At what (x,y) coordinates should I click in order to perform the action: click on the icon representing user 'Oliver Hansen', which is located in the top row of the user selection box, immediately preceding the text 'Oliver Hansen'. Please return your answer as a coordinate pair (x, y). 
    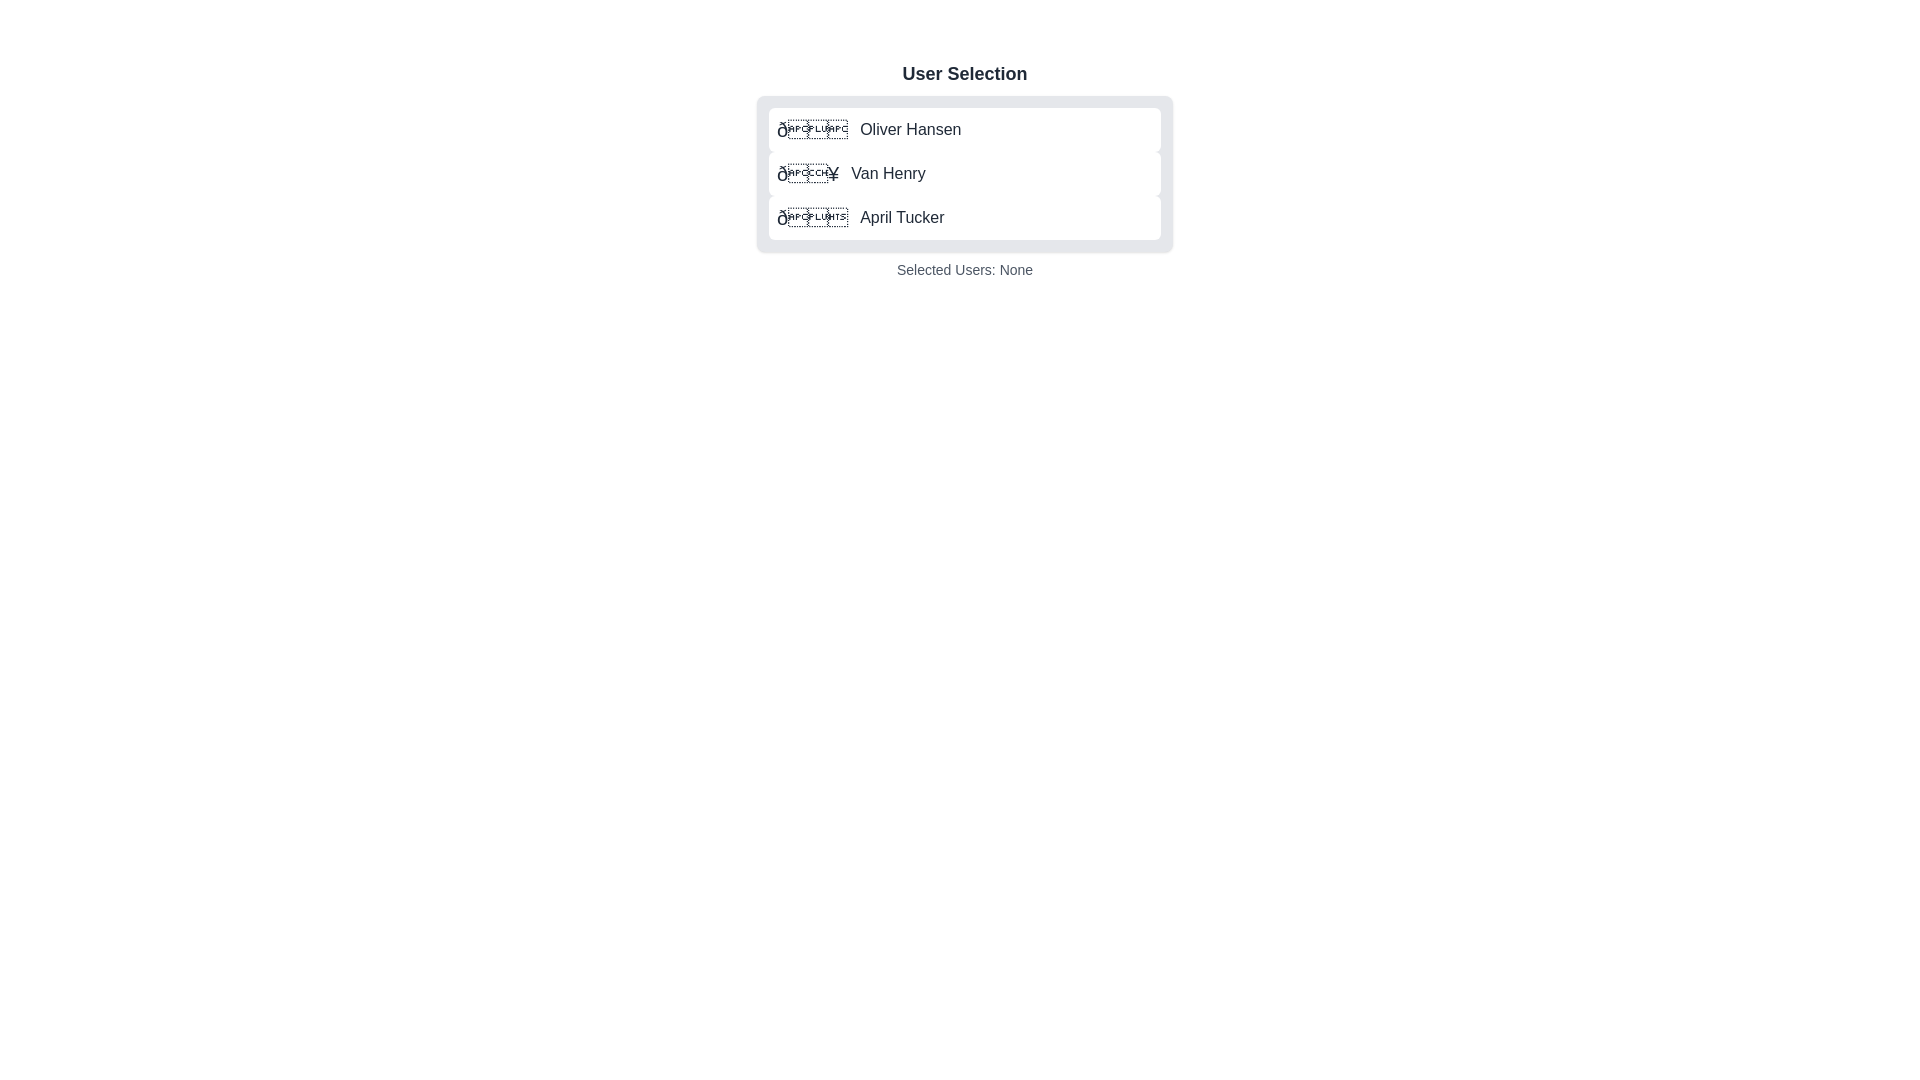
    Looking at the image, I should click on (812, 130).